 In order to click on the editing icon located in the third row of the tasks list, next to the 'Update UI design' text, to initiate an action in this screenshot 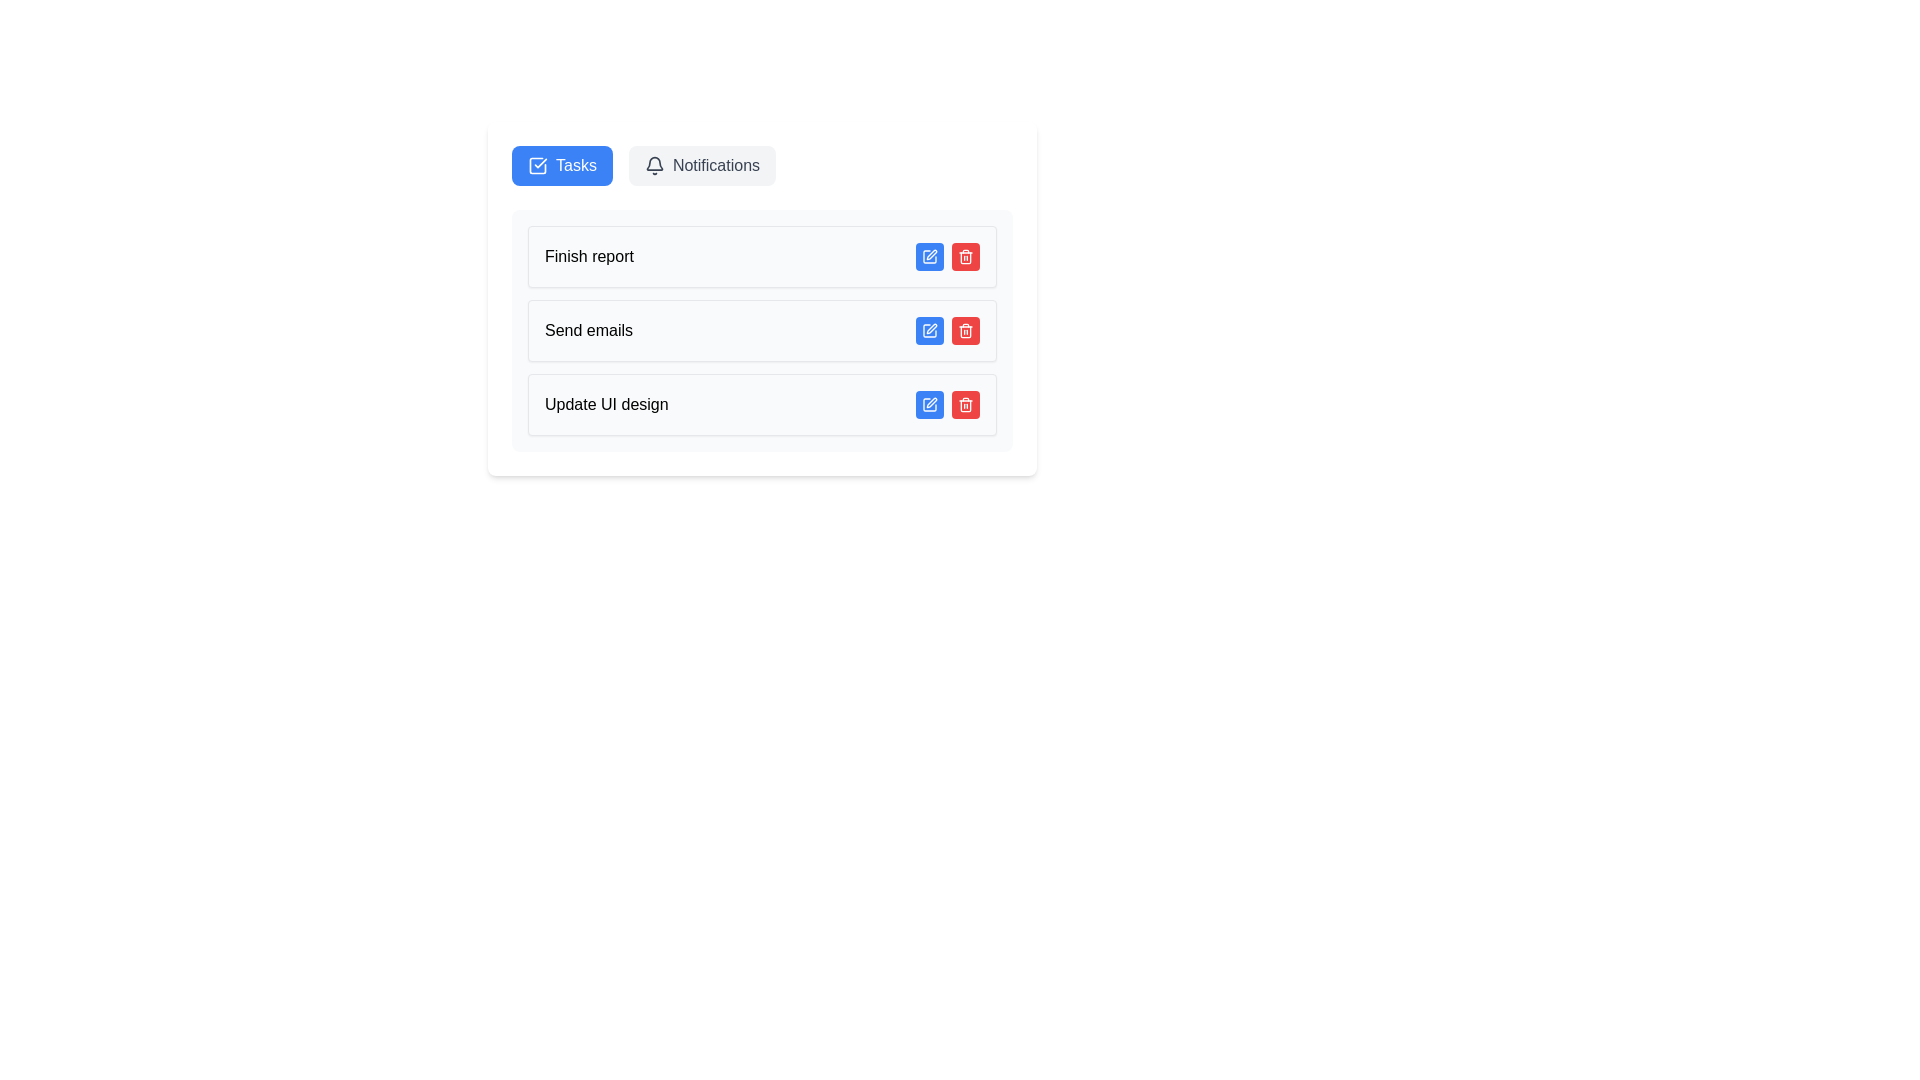, I will do `click(930, 402)`.